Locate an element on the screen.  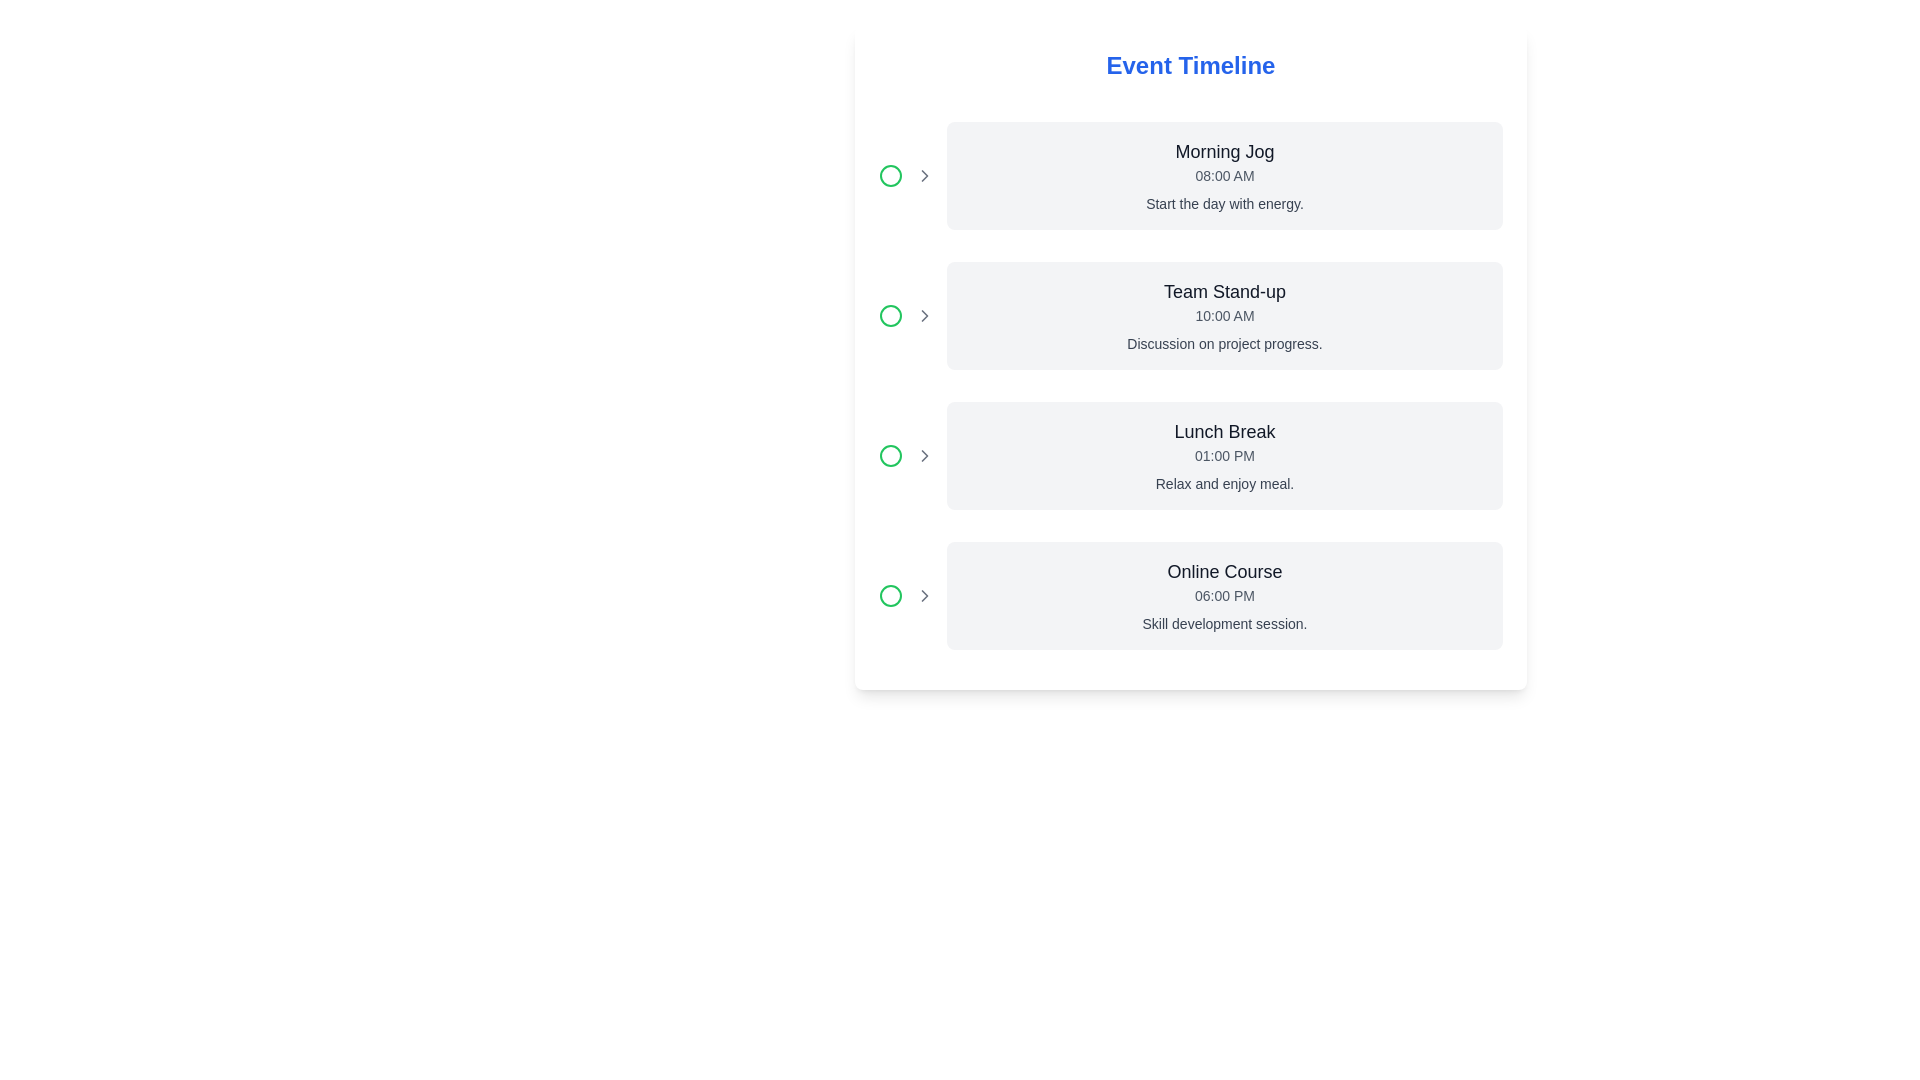
the Informational event card located in the schedule or timeline, which provides details about the event and is positioned as the third card in a vertical list is located at coordinates (1223, 455).